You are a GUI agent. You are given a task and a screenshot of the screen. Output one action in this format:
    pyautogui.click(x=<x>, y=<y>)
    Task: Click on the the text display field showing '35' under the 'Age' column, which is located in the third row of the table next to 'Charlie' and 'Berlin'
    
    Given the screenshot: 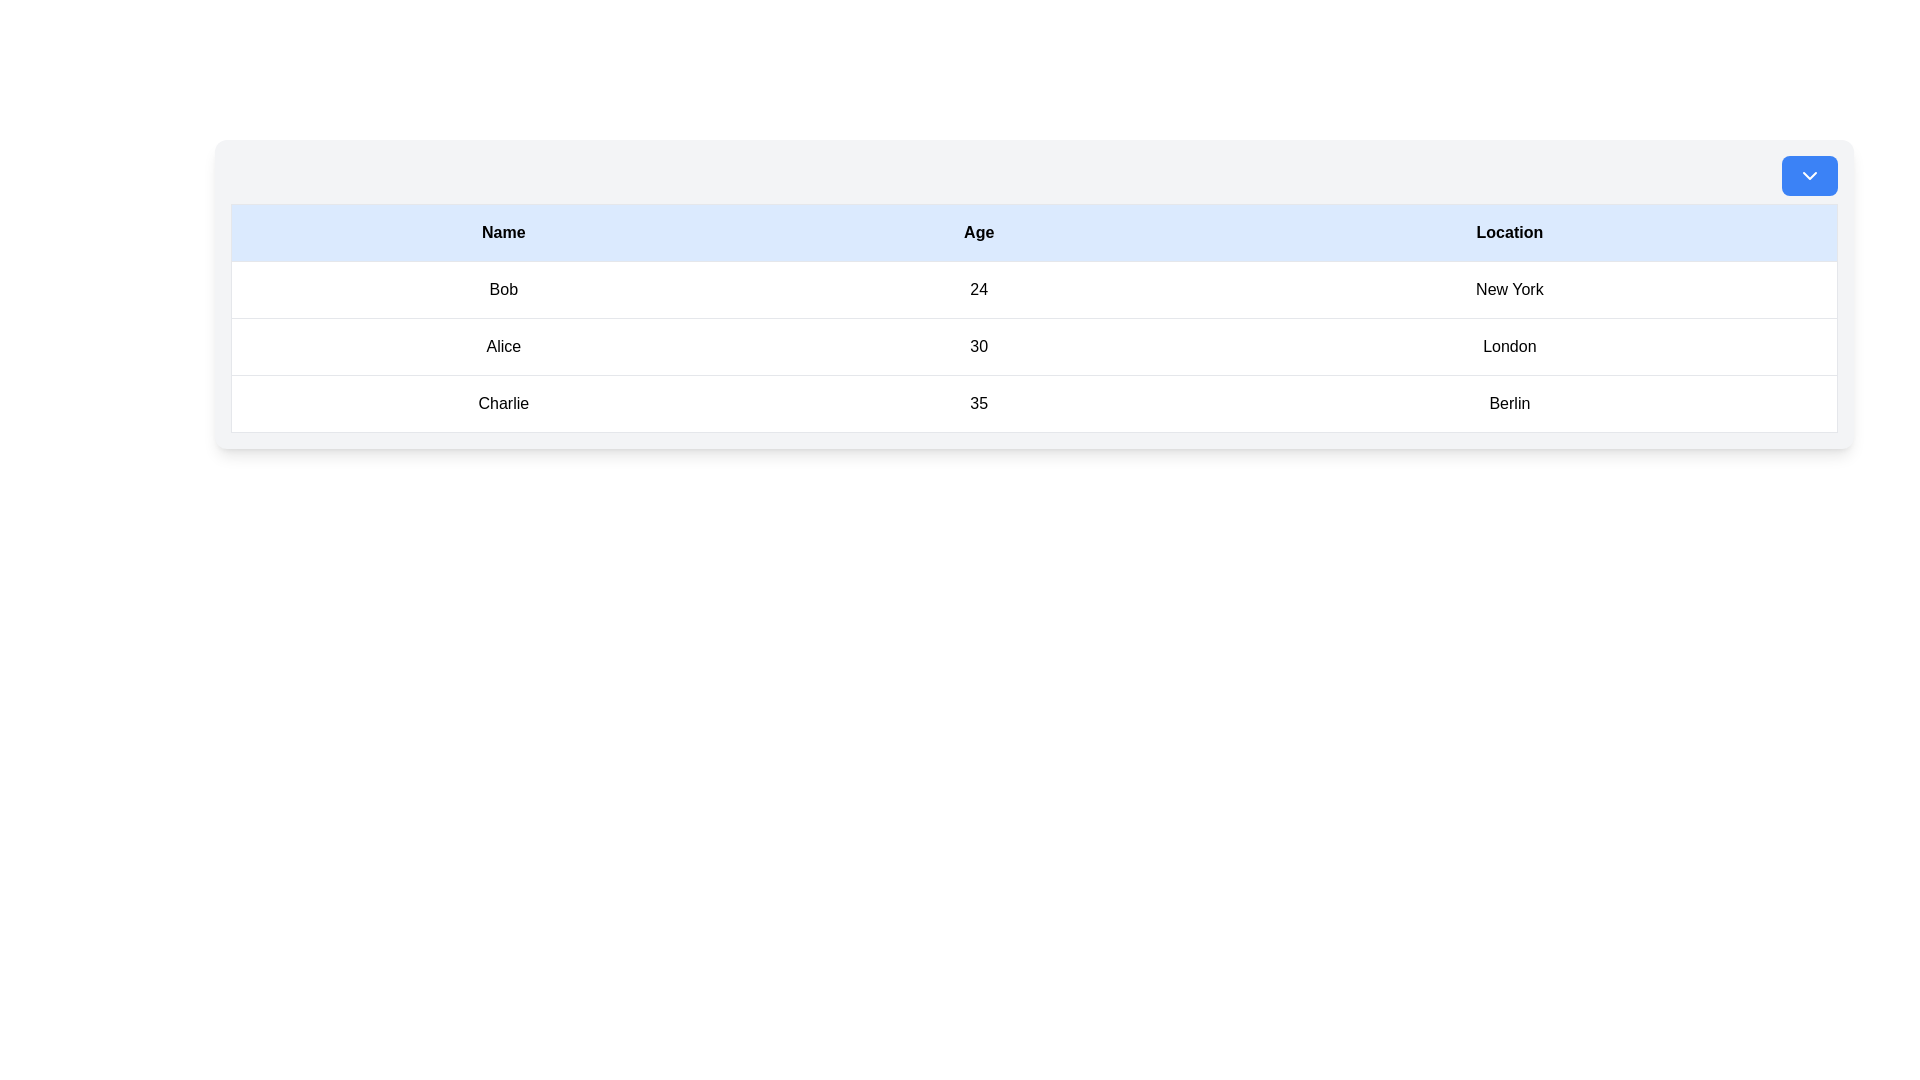 What is the action you would take?
    pyautogui.click(x=979, y=404)
    